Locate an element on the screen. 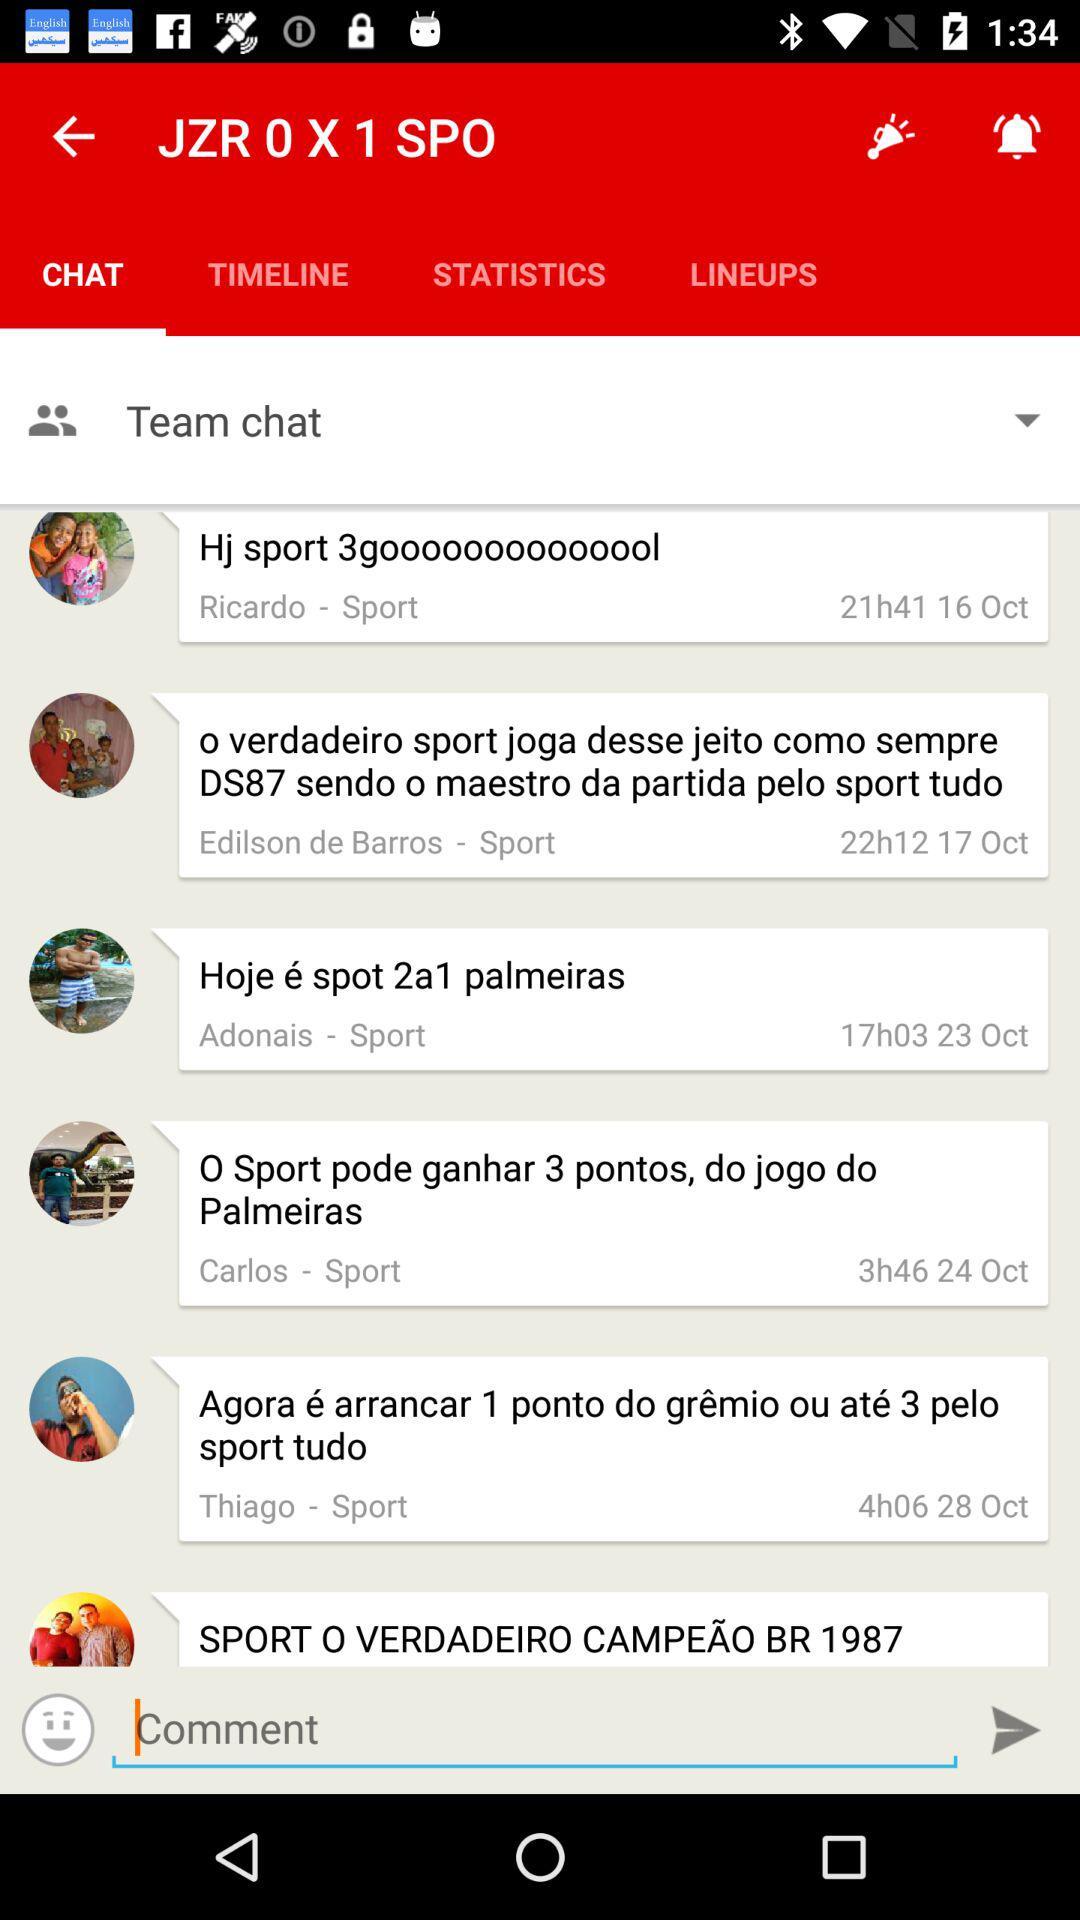 Image resolution: width=1080 pixels, height=1920 pixels. app below the hj sport 3goooooooooooool app is located at coordinates (251, 604).